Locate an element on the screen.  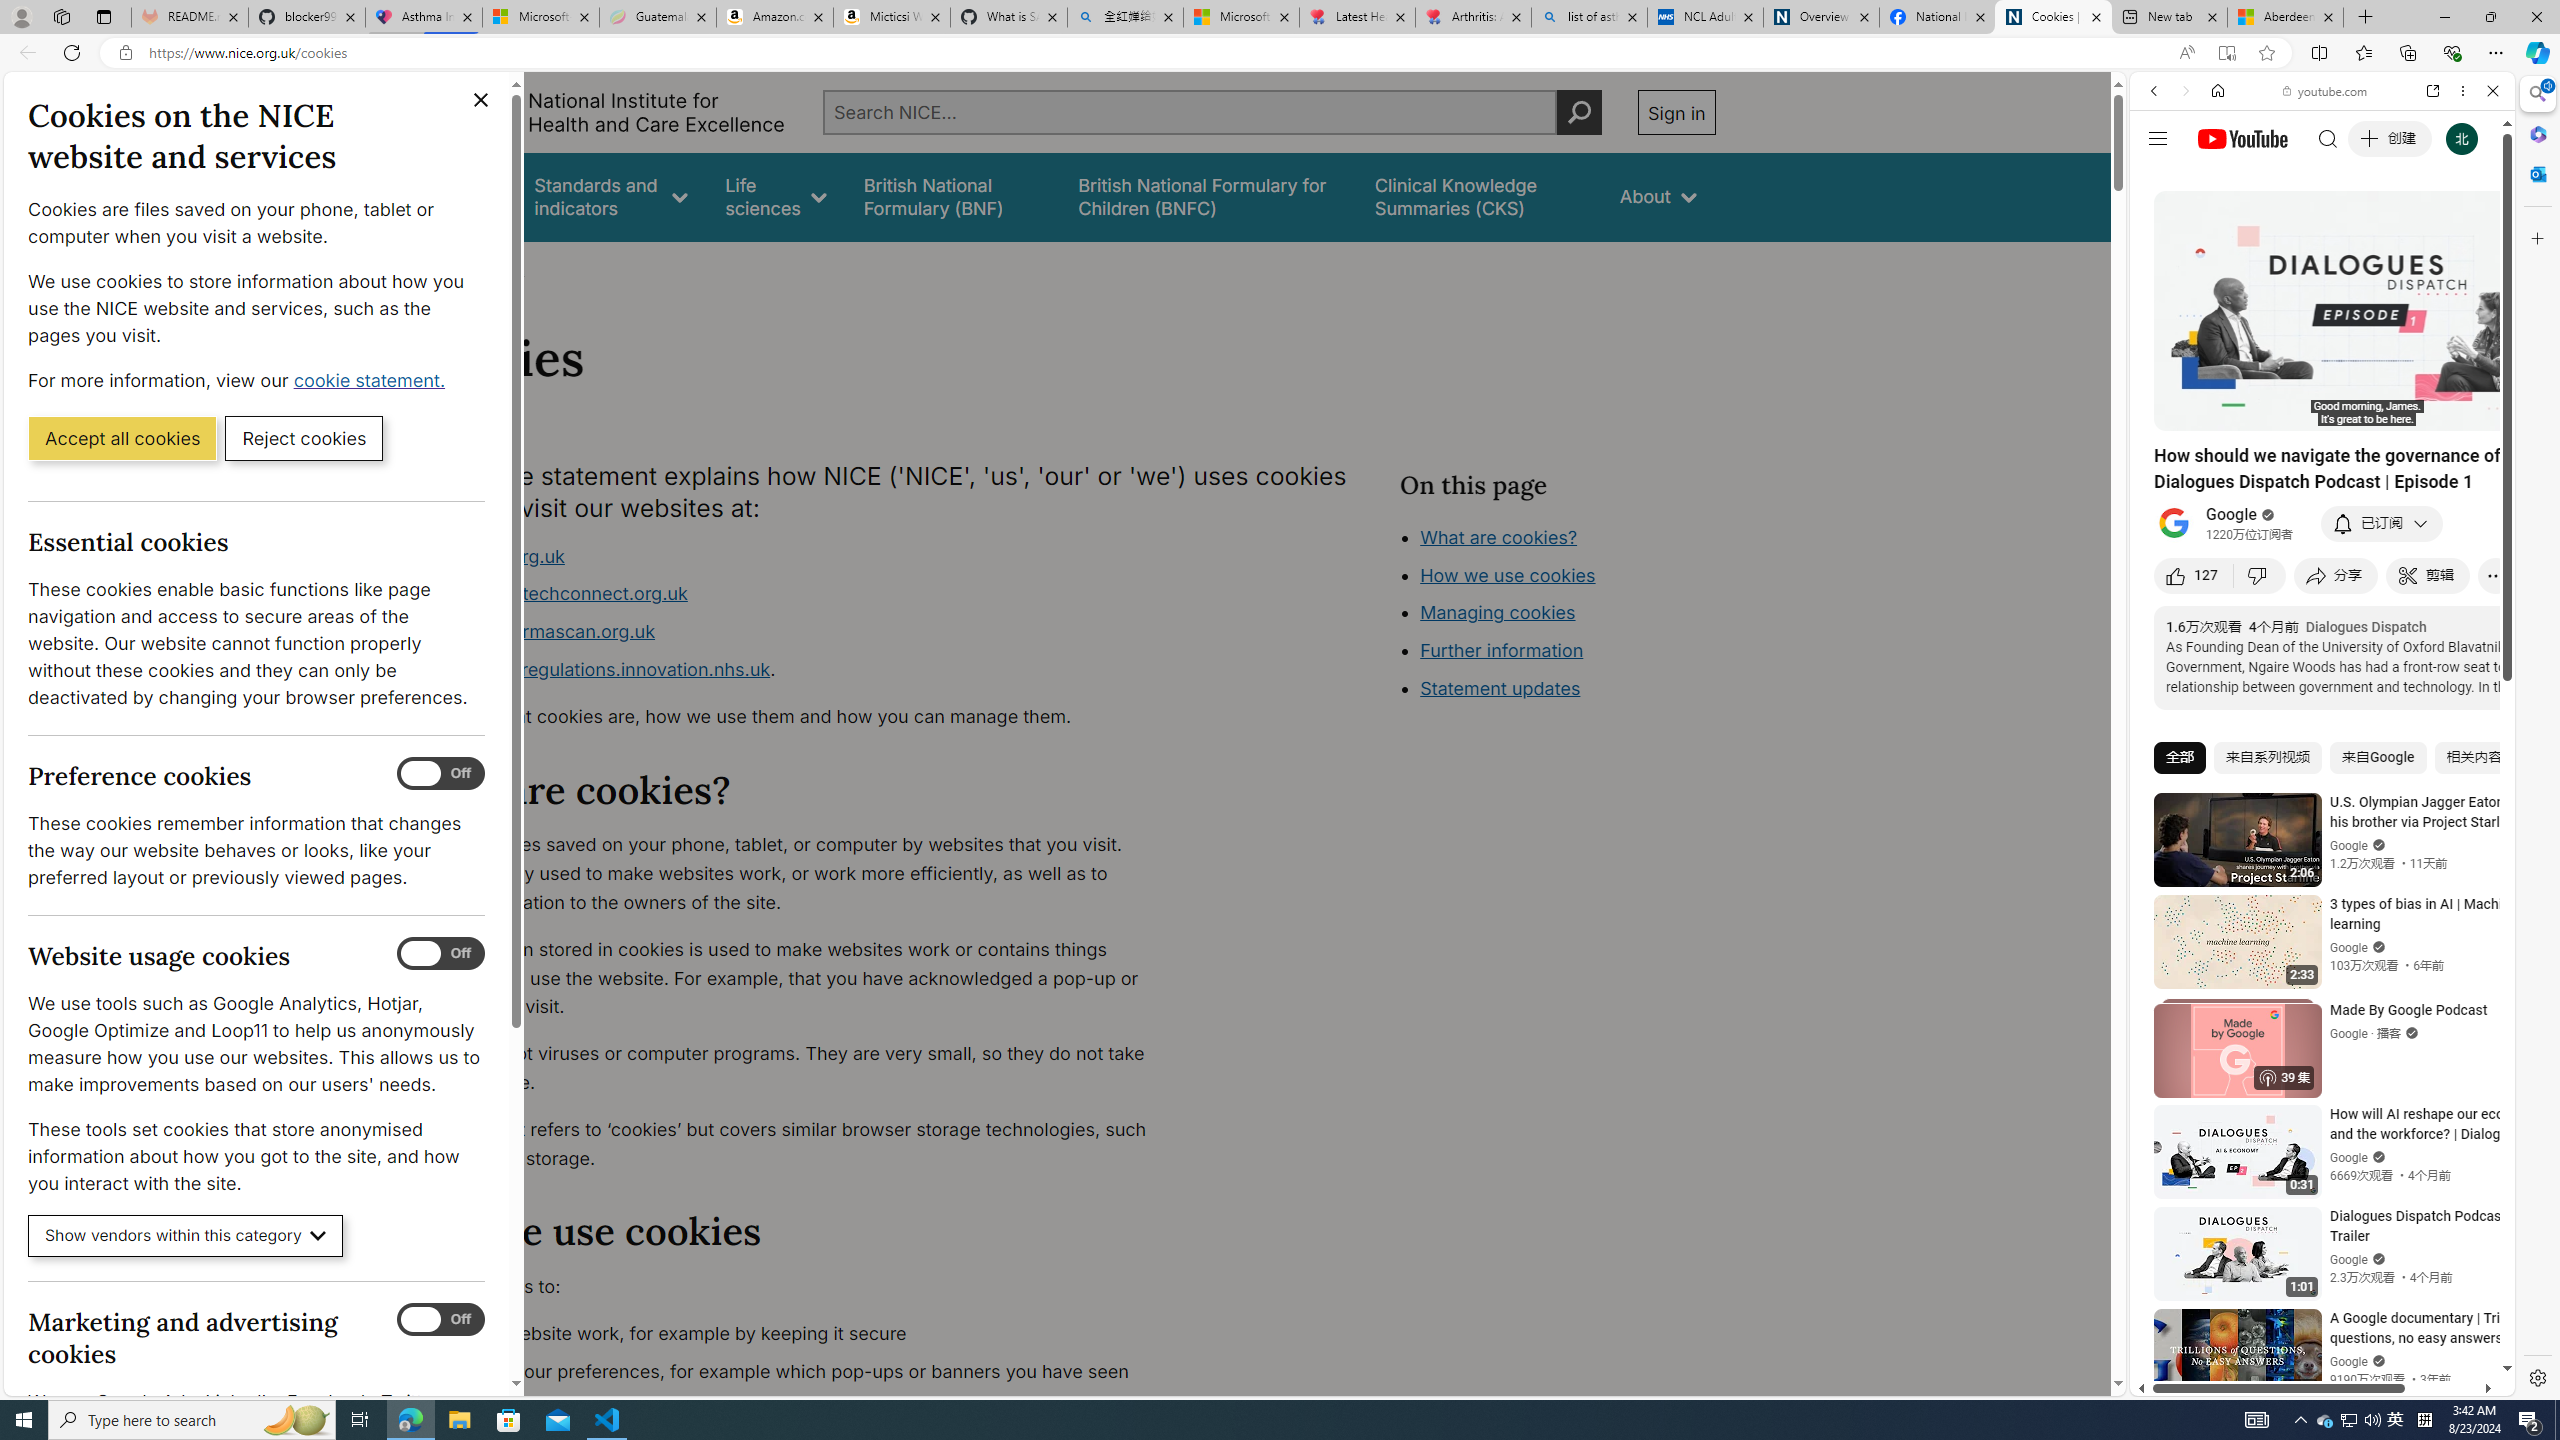
'Microsoft-Report a Concern to Bing' is located at coordinates (541, 16).